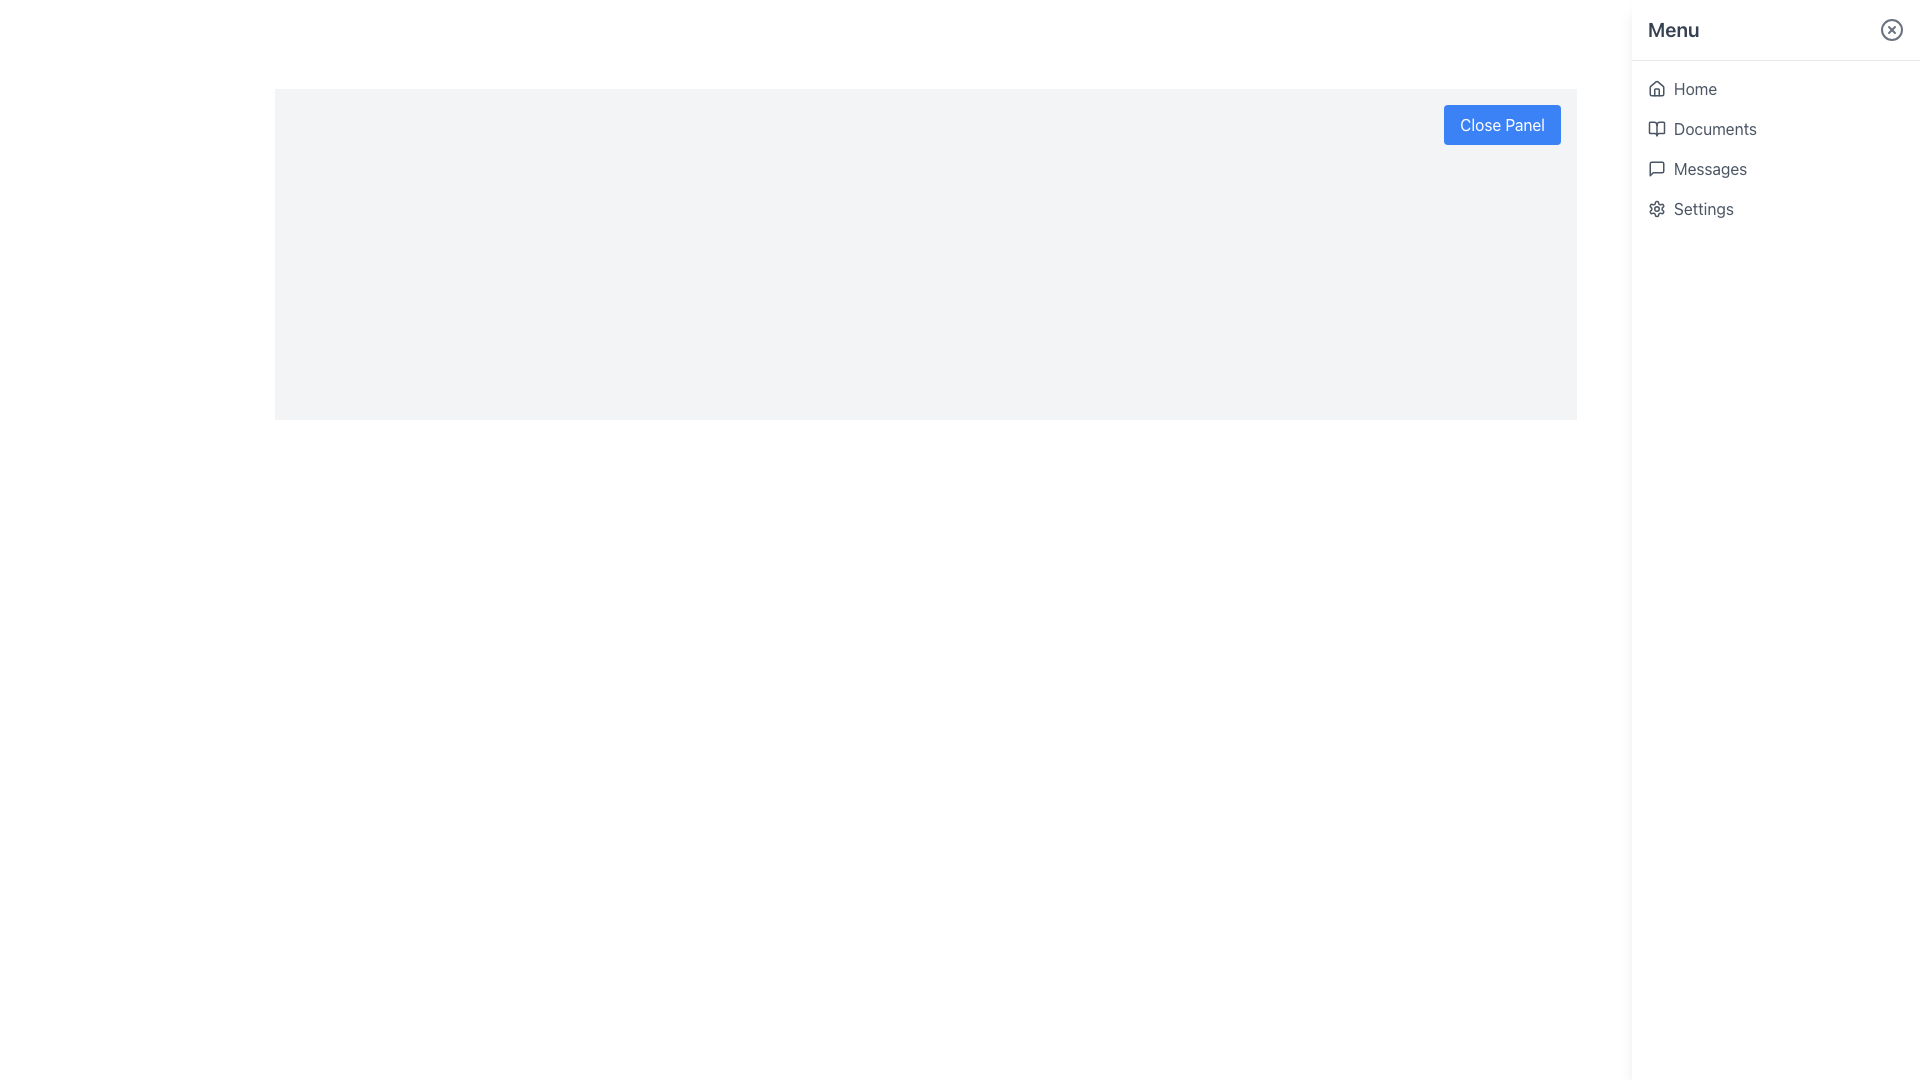  I want to click on the 'Messages' button using keyboard navigation, so click(1776, 168).